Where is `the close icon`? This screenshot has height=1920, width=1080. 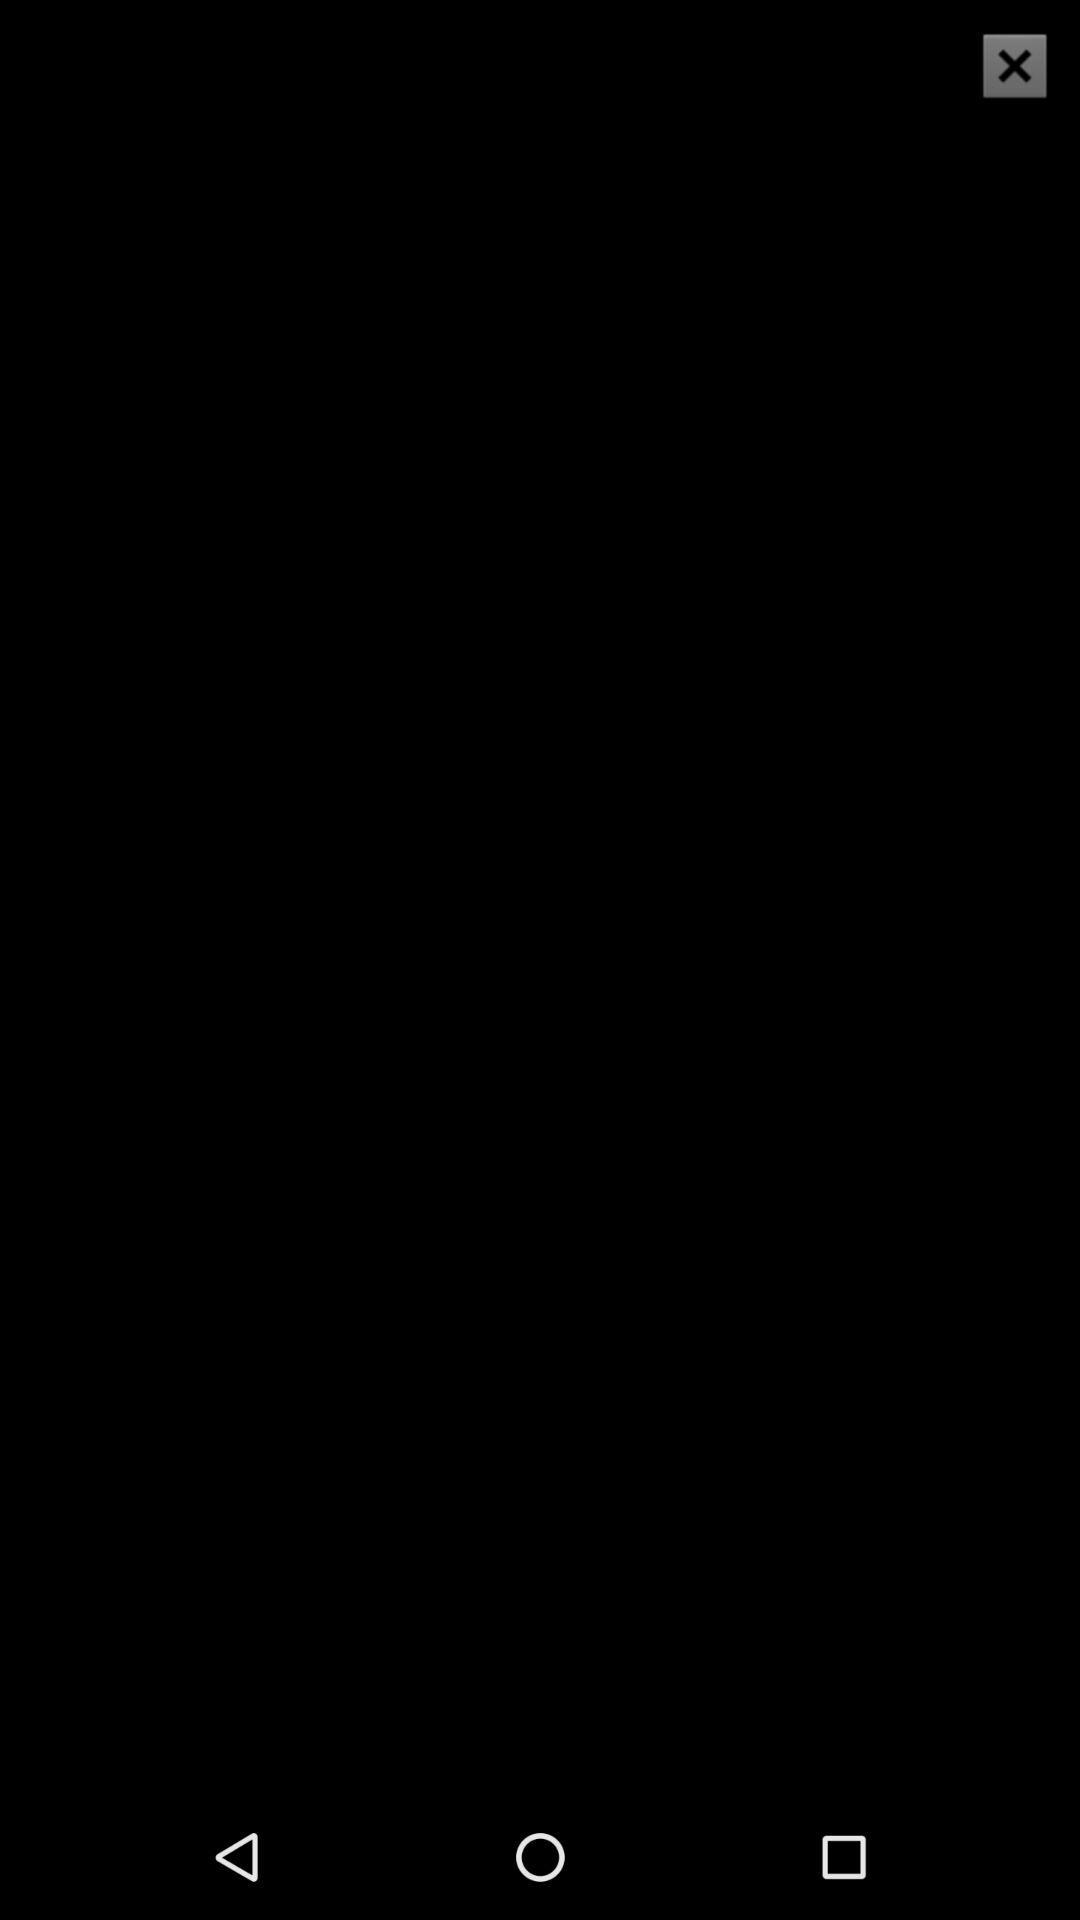
the close icon is located at coordinates (1014, 65).